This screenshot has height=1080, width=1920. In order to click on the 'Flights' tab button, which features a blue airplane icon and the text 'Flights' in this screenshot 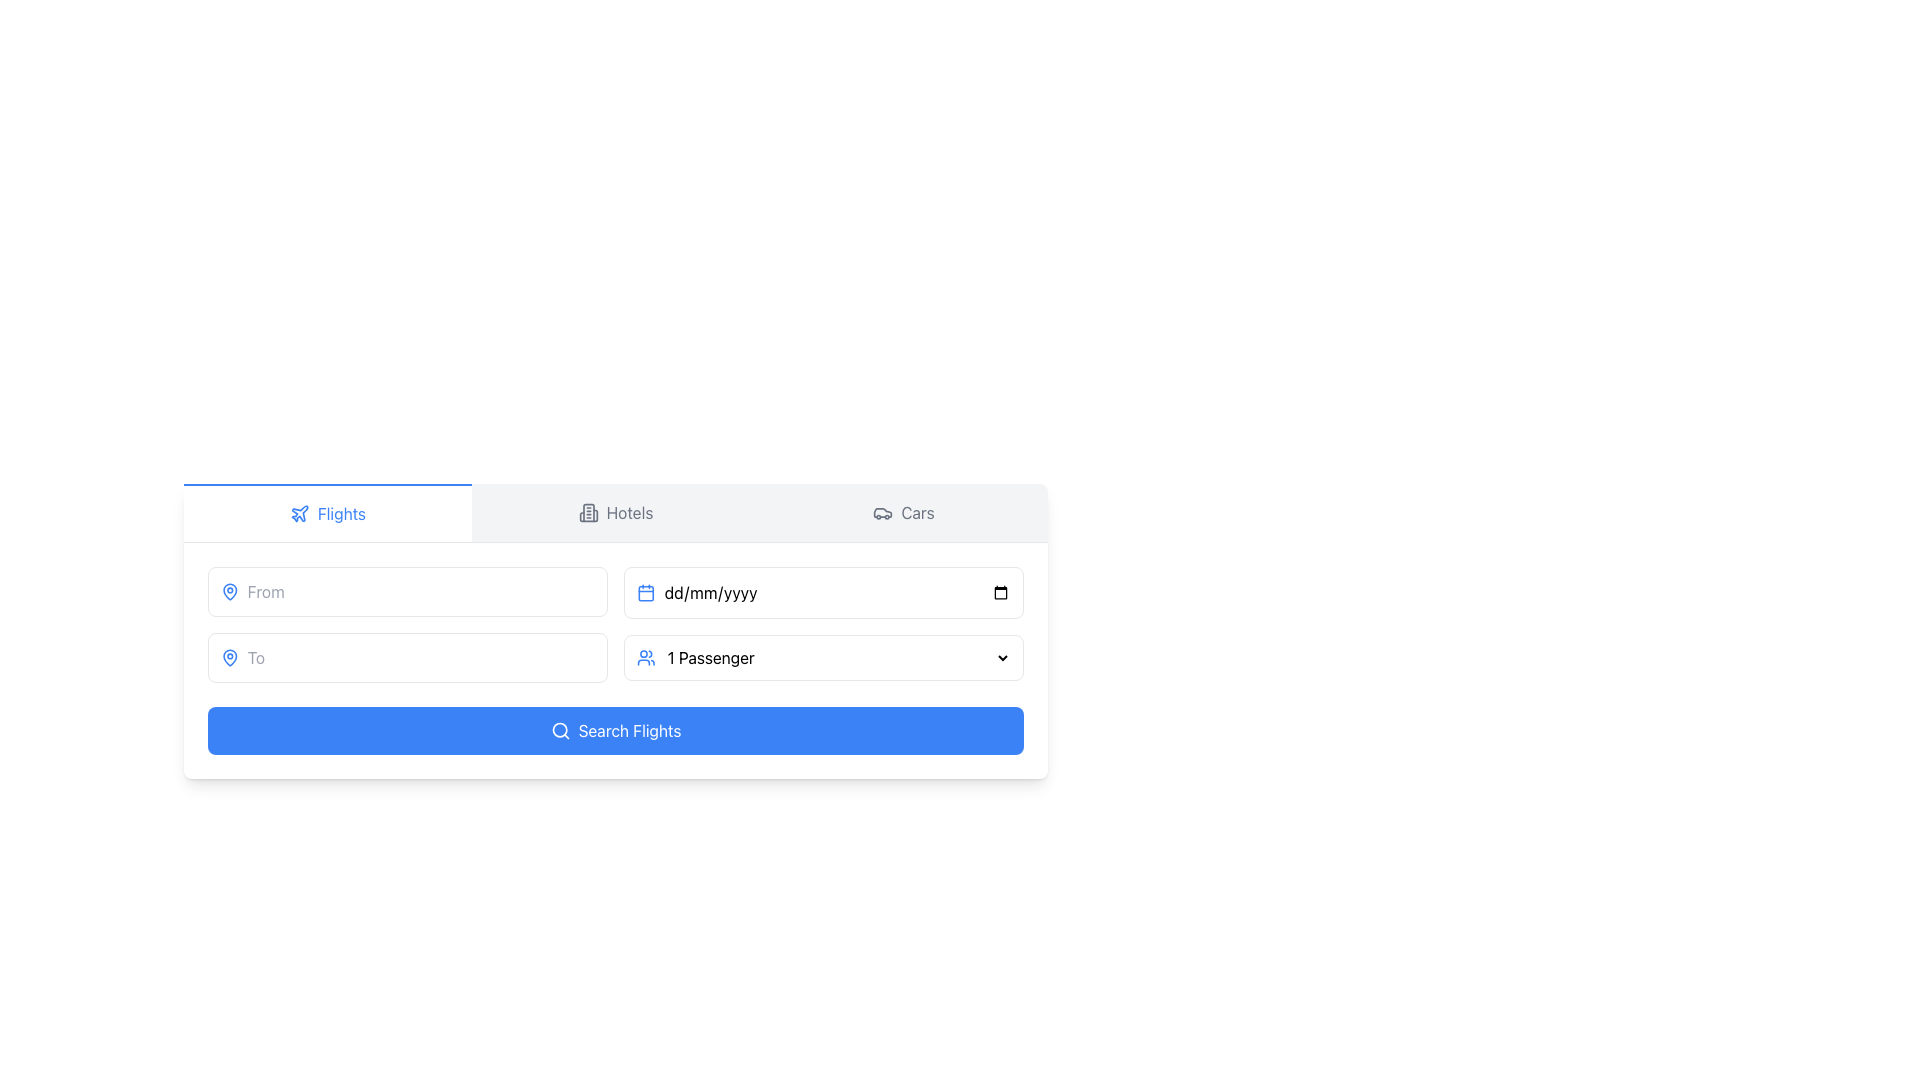, I will do `click(327, 512)`.